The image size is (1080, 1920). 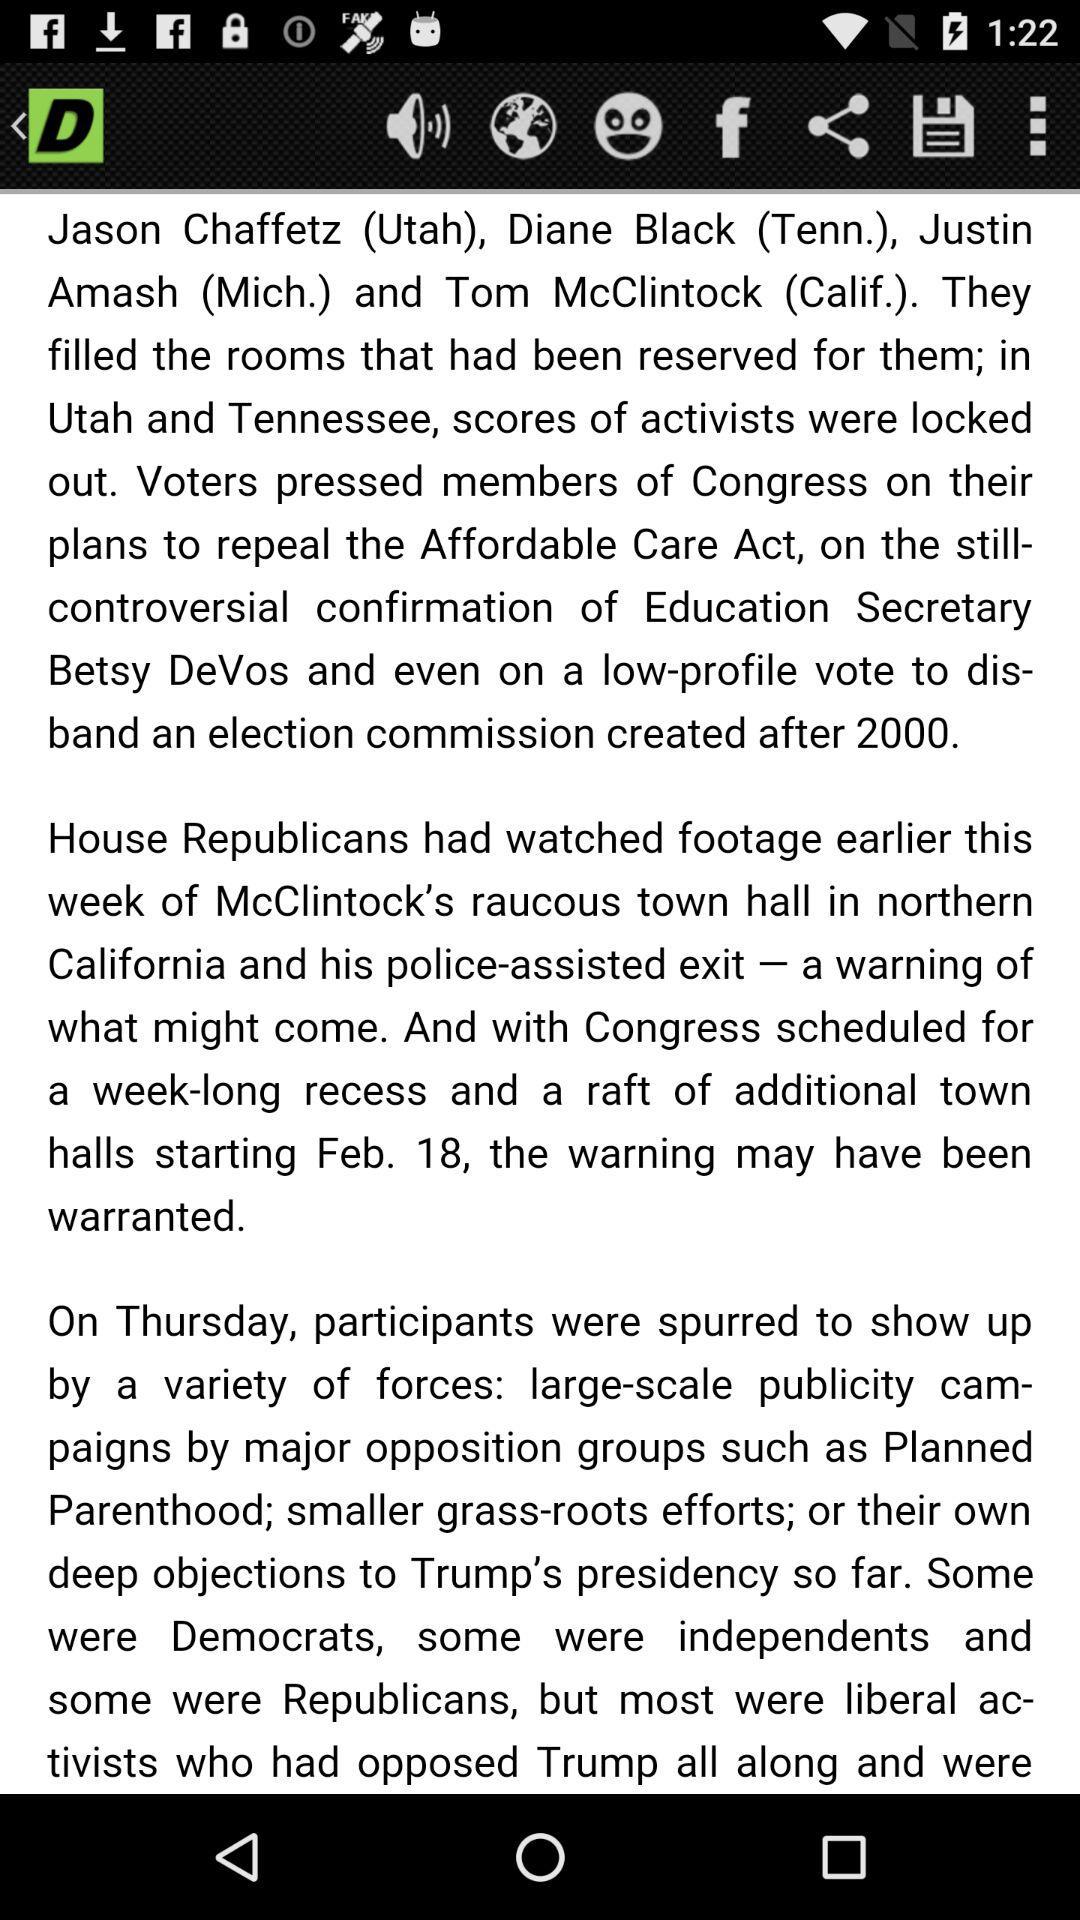 What do you see at coordinates (838, 133) in the screenshot?
I see `the share icon` at bounding box center [838, 133].